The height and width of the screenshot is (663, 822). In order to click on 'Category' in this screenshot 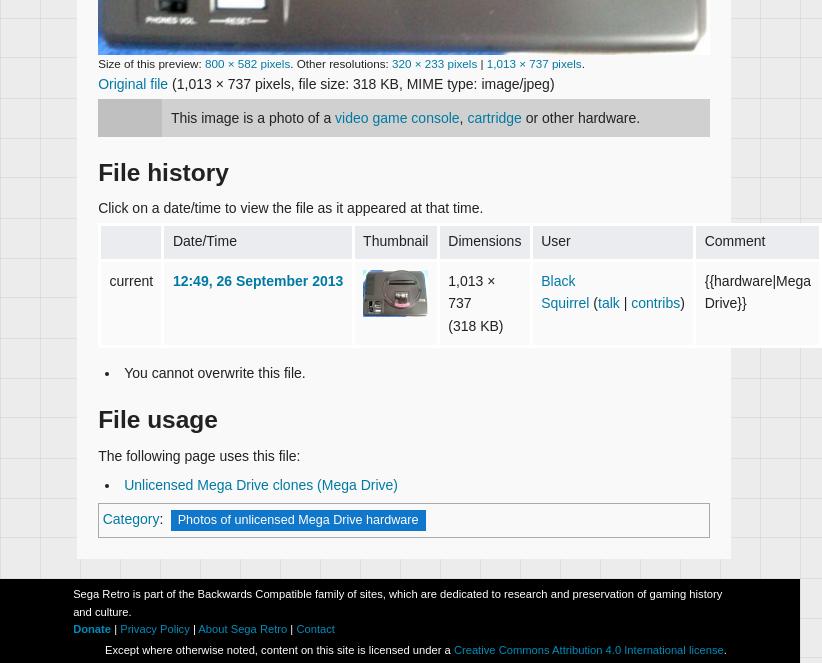, I will do `click(130, 518)`.